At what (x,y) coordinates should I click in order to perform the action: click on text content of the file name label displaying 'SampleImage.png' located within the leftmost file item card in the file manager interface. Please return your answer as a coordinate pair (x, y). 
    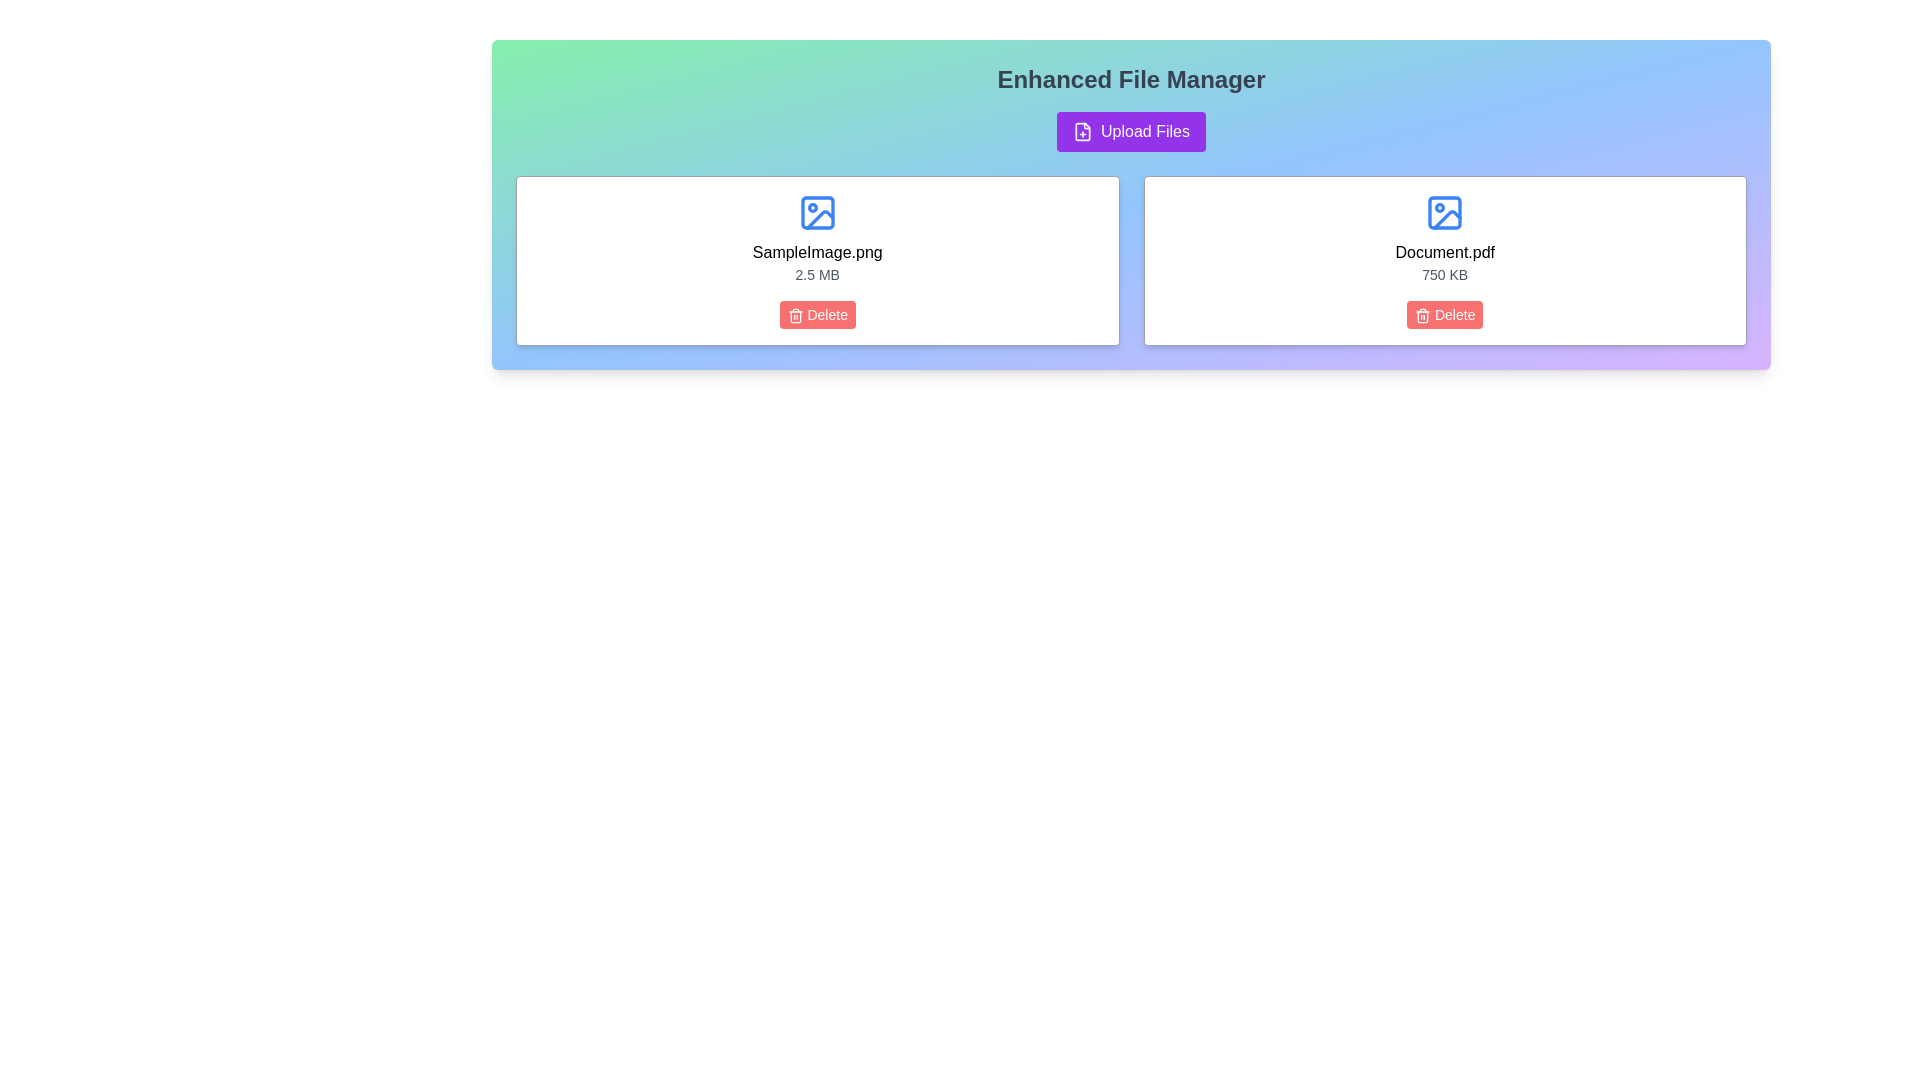
    Looking at the image, I should click on (817, 252).